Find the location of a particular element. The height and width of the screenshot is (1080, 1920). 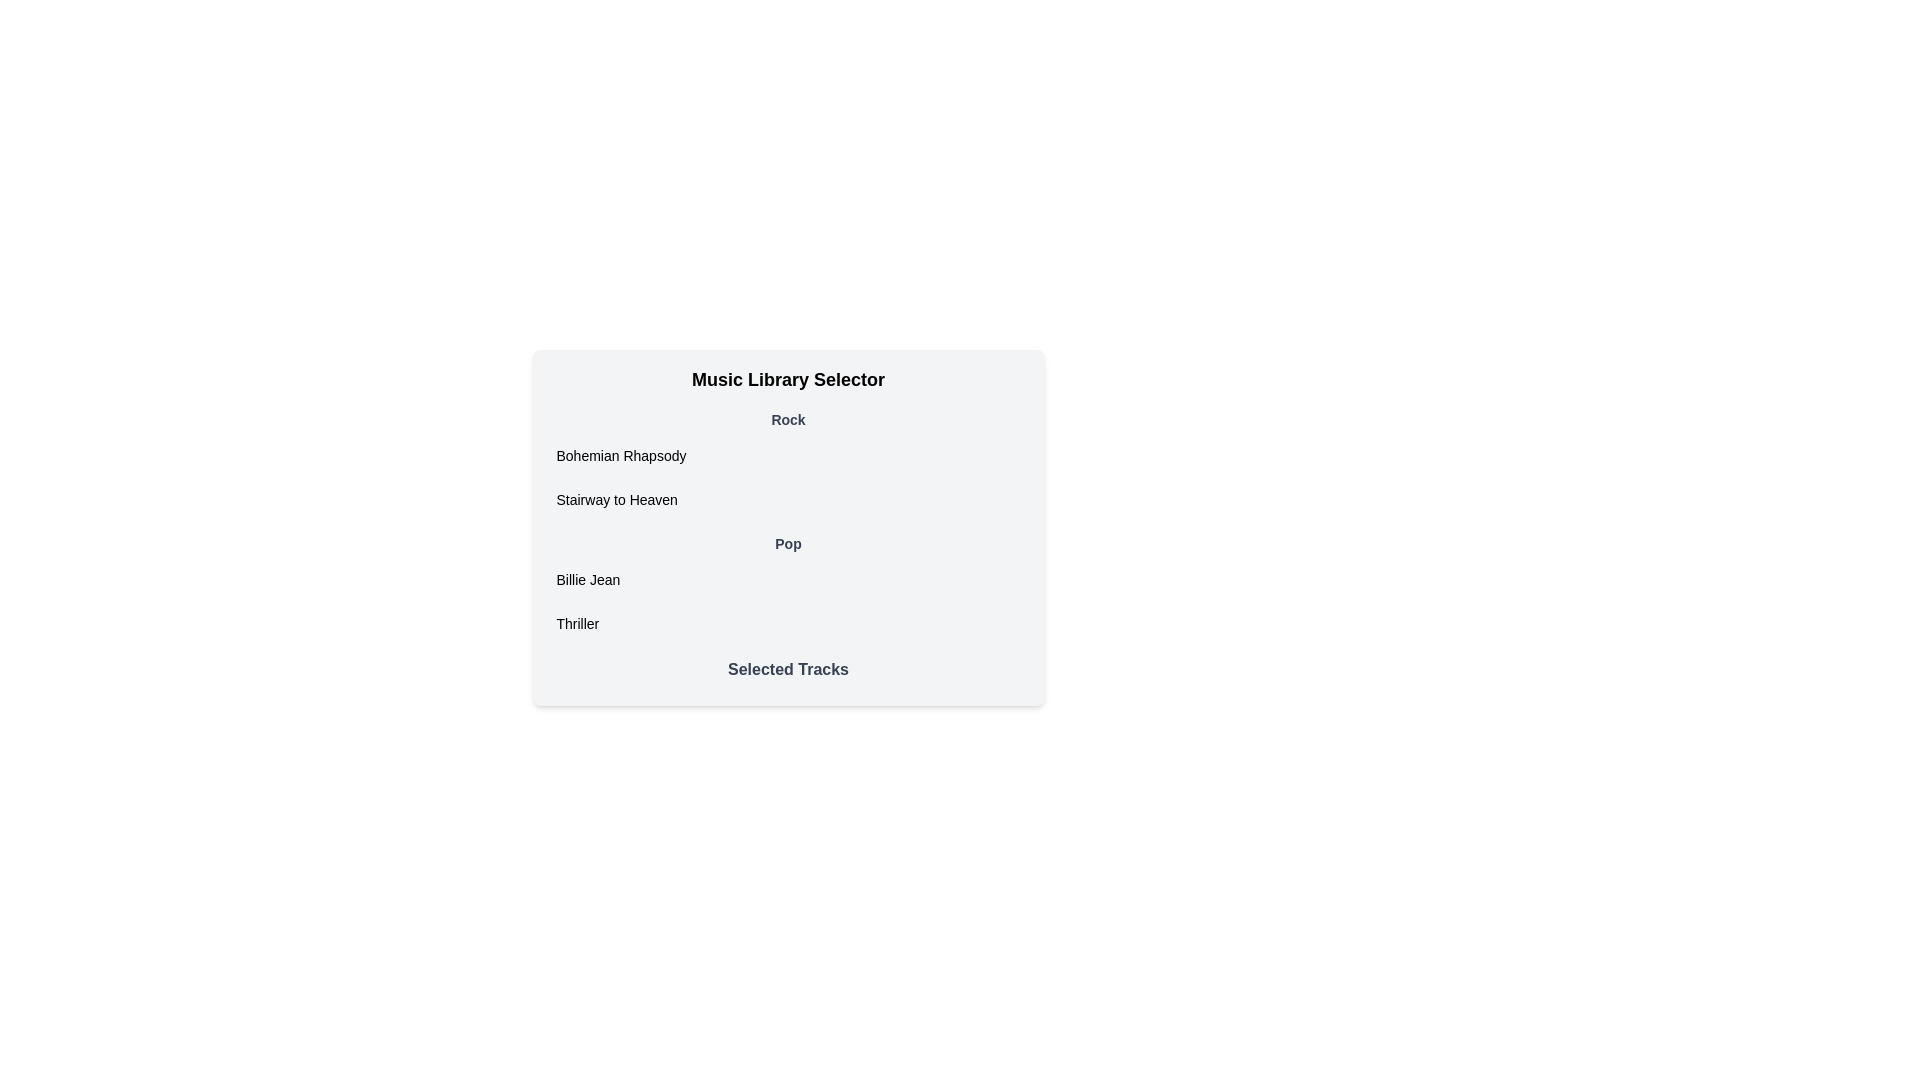

the text label displaying 'Billie Jean', which is styled in a standard sans-serif font and is the first item under the 'Pop' category in the music library interface is located at coordinates (587, 579).